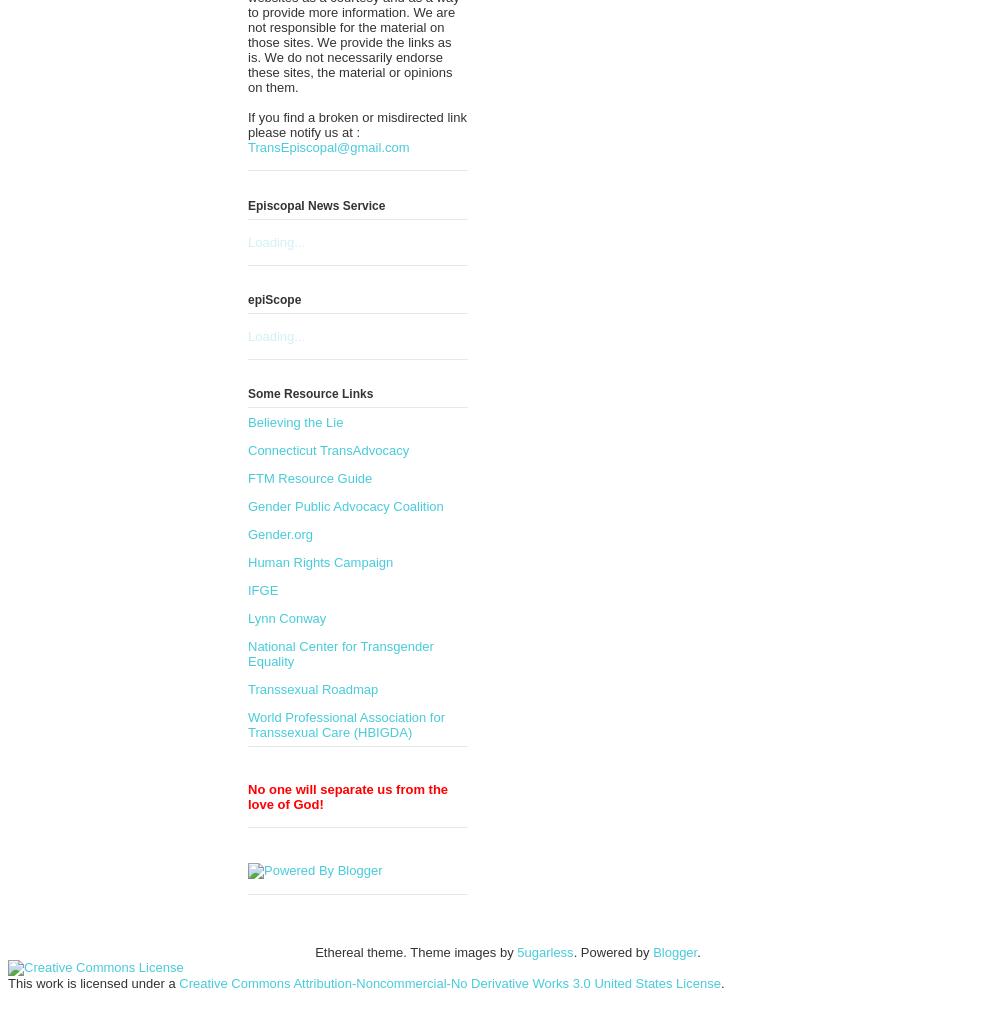 The height and width of the screenshot is (1023, 1008). What do you see at coordinates (545, 952) in the screenshot?
I see `'5ugarless'` at bounding box center [545, 952].